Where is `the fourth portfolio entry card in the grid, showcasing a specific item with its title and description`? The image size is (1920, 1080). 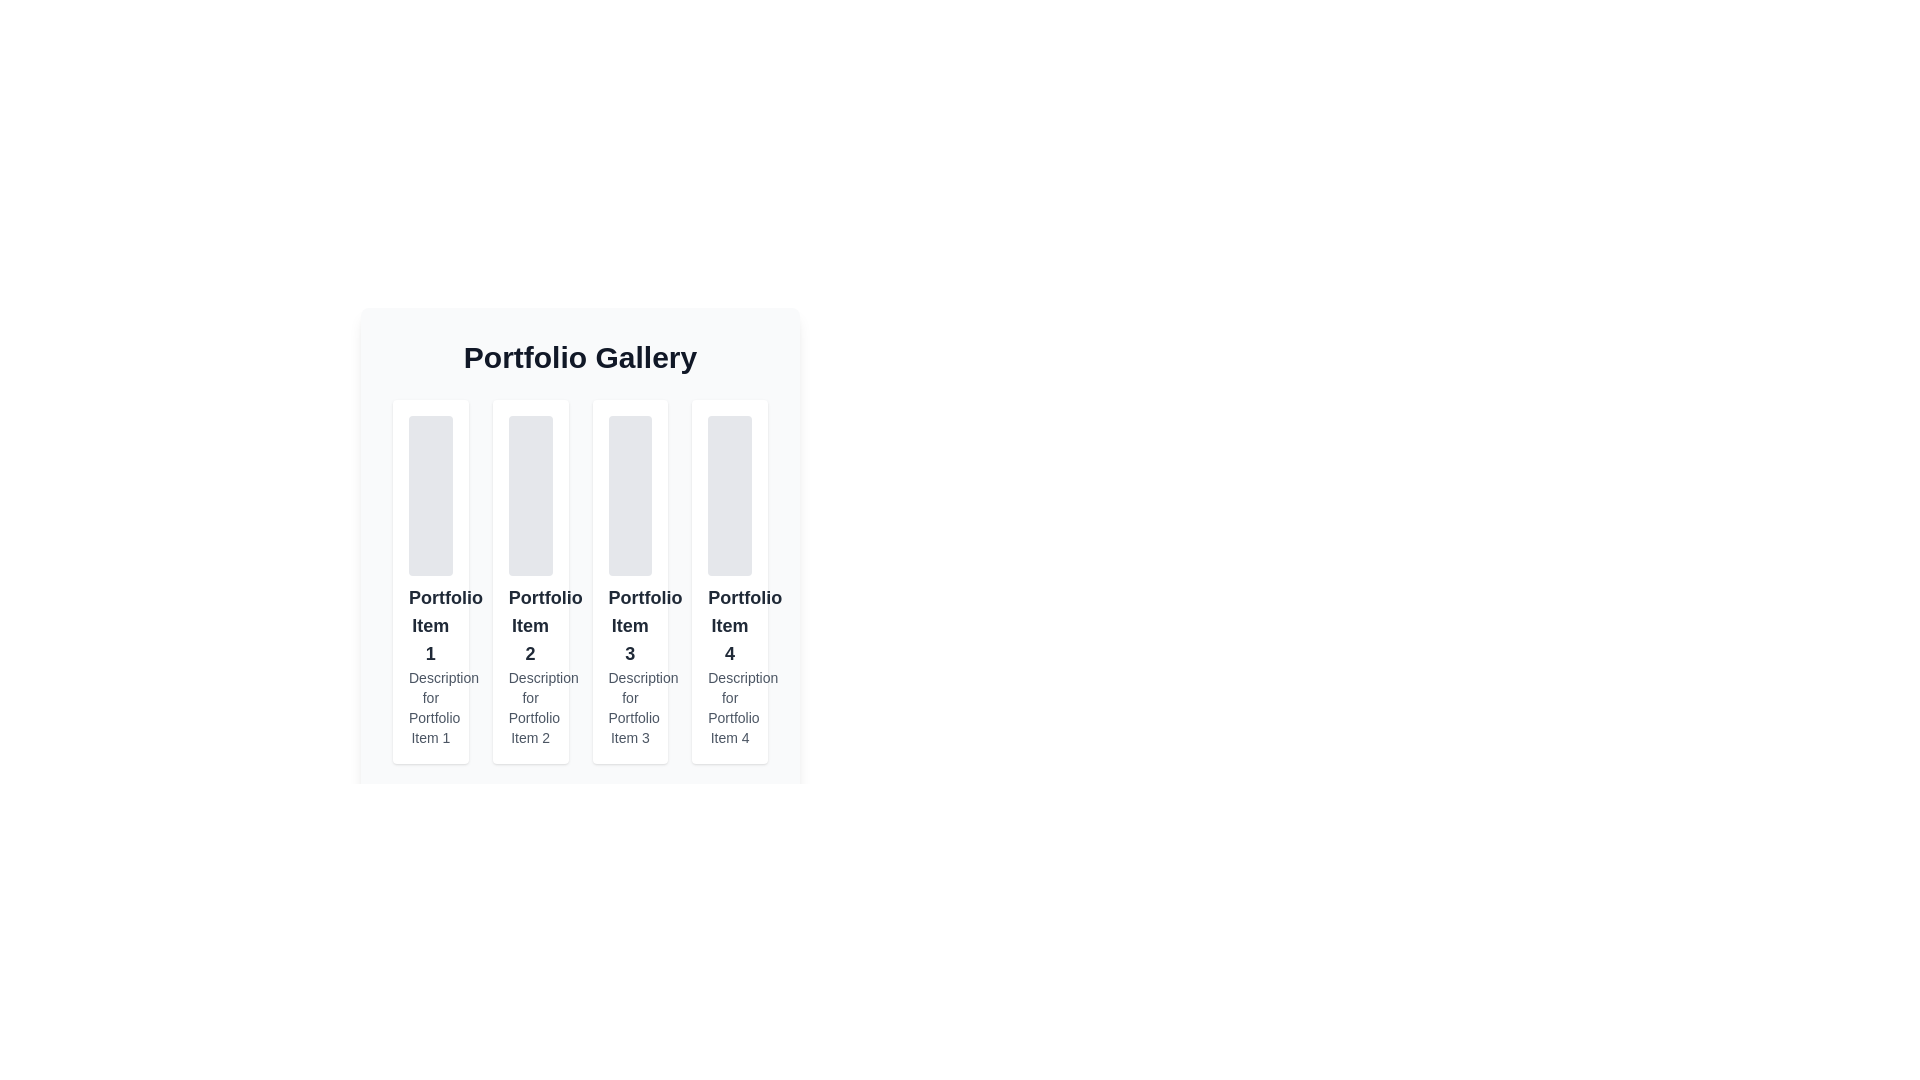
the fourth portfolio entry card in the grid, showcasing a specific item with its title and description is located at coordinates (729, 582).